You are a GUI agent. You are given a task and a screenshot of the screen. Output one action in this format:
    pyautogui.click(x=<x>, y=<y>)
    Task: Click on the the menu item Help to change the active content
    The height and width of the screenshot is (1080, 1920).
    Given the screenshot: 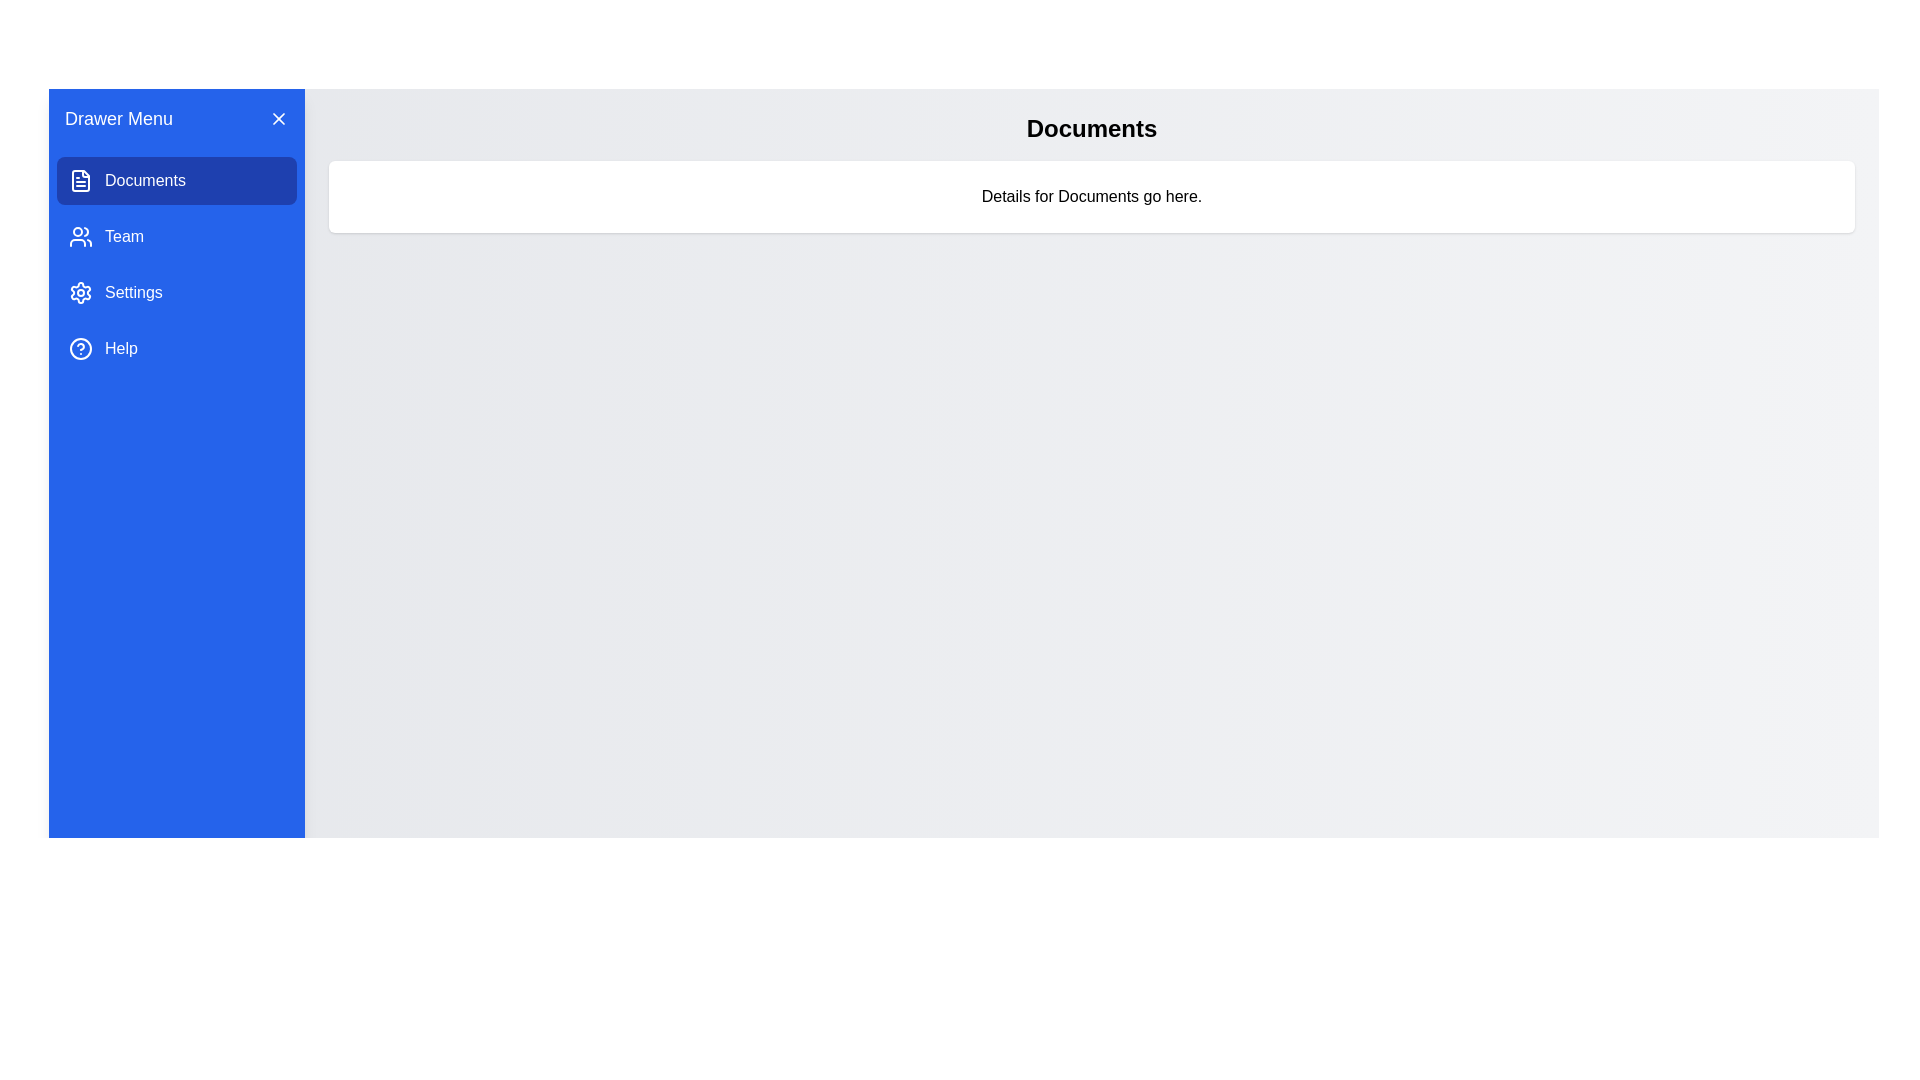 What is the action you would take?
    pyautogui.click(x=177, y=347)
    